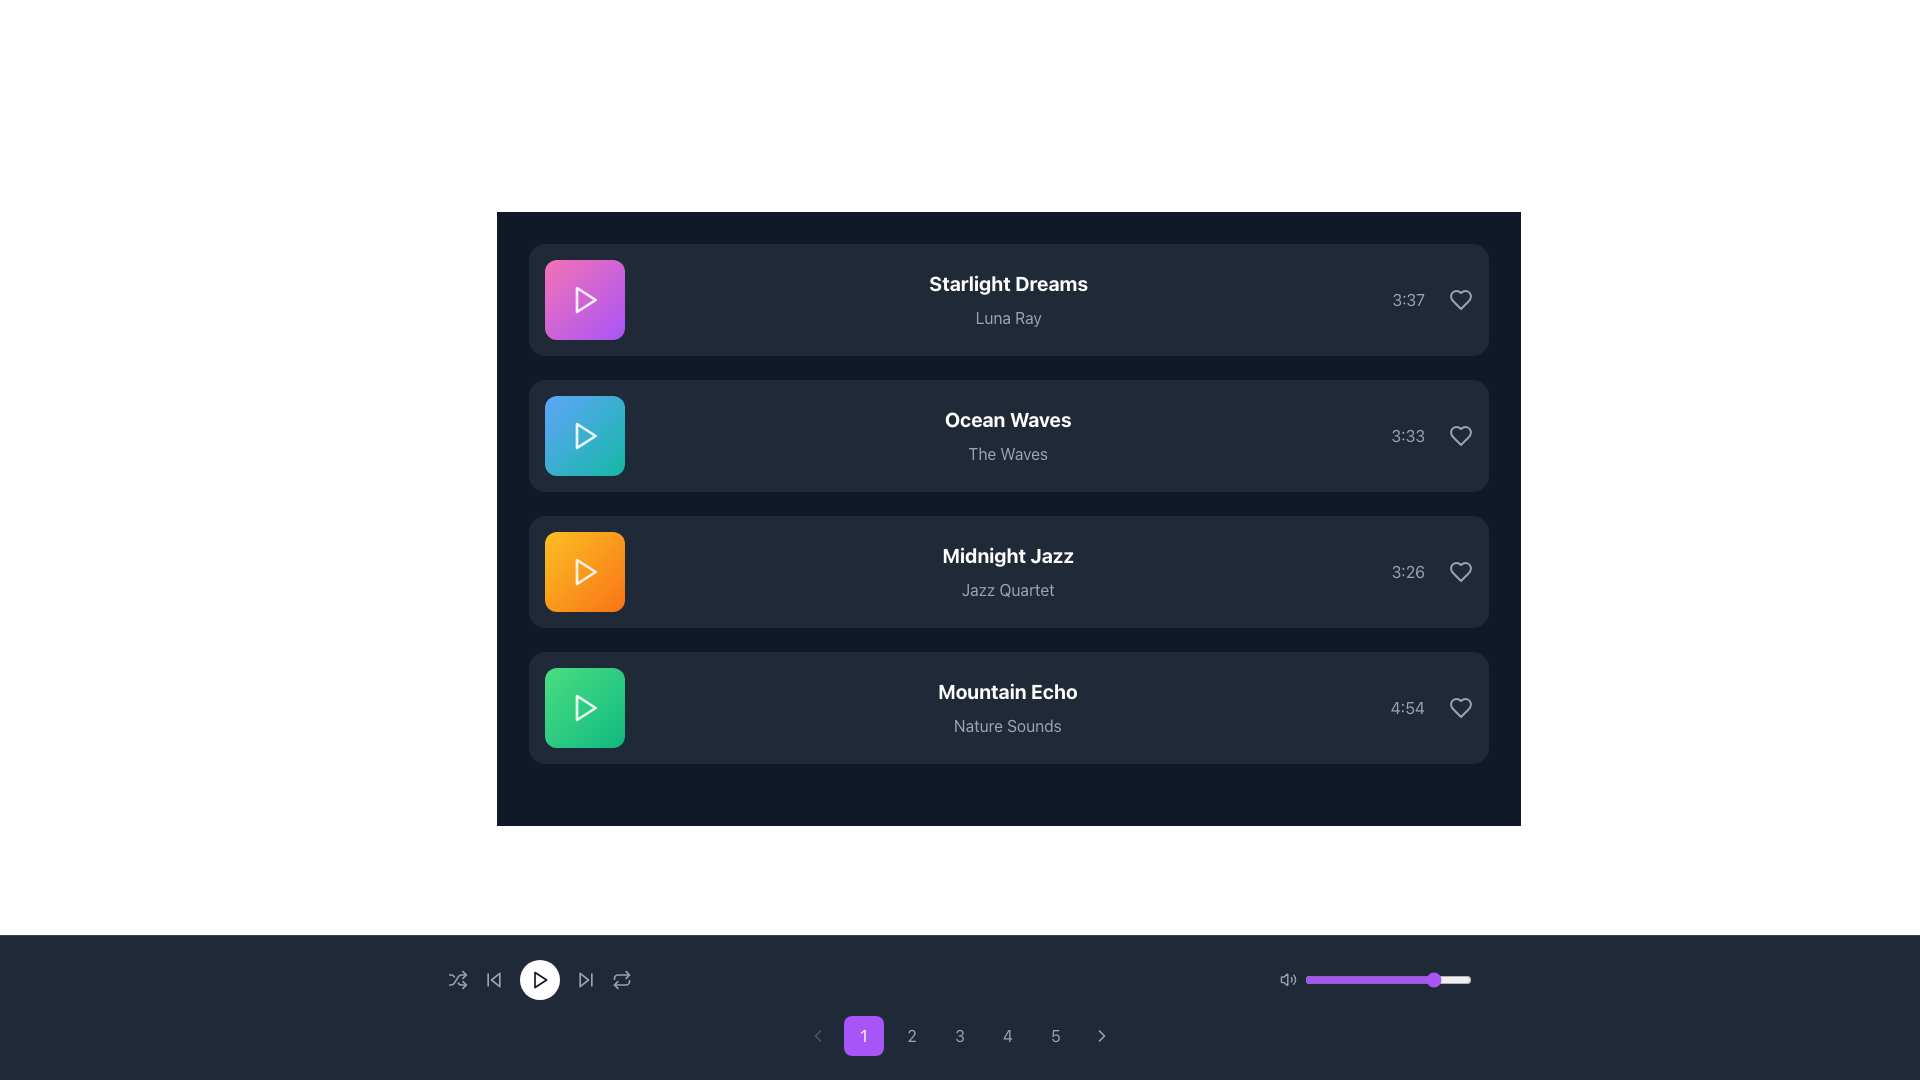 The height and width of the screenshot is (1080, 1920). Describe the element at coordinates (1406, 707) in the screenshot. I see `the non-interactive label displaying the duration of the track 'Mountain Echo', located at the bottom right corner of the entry row, to the left of the heart icon` at that location.